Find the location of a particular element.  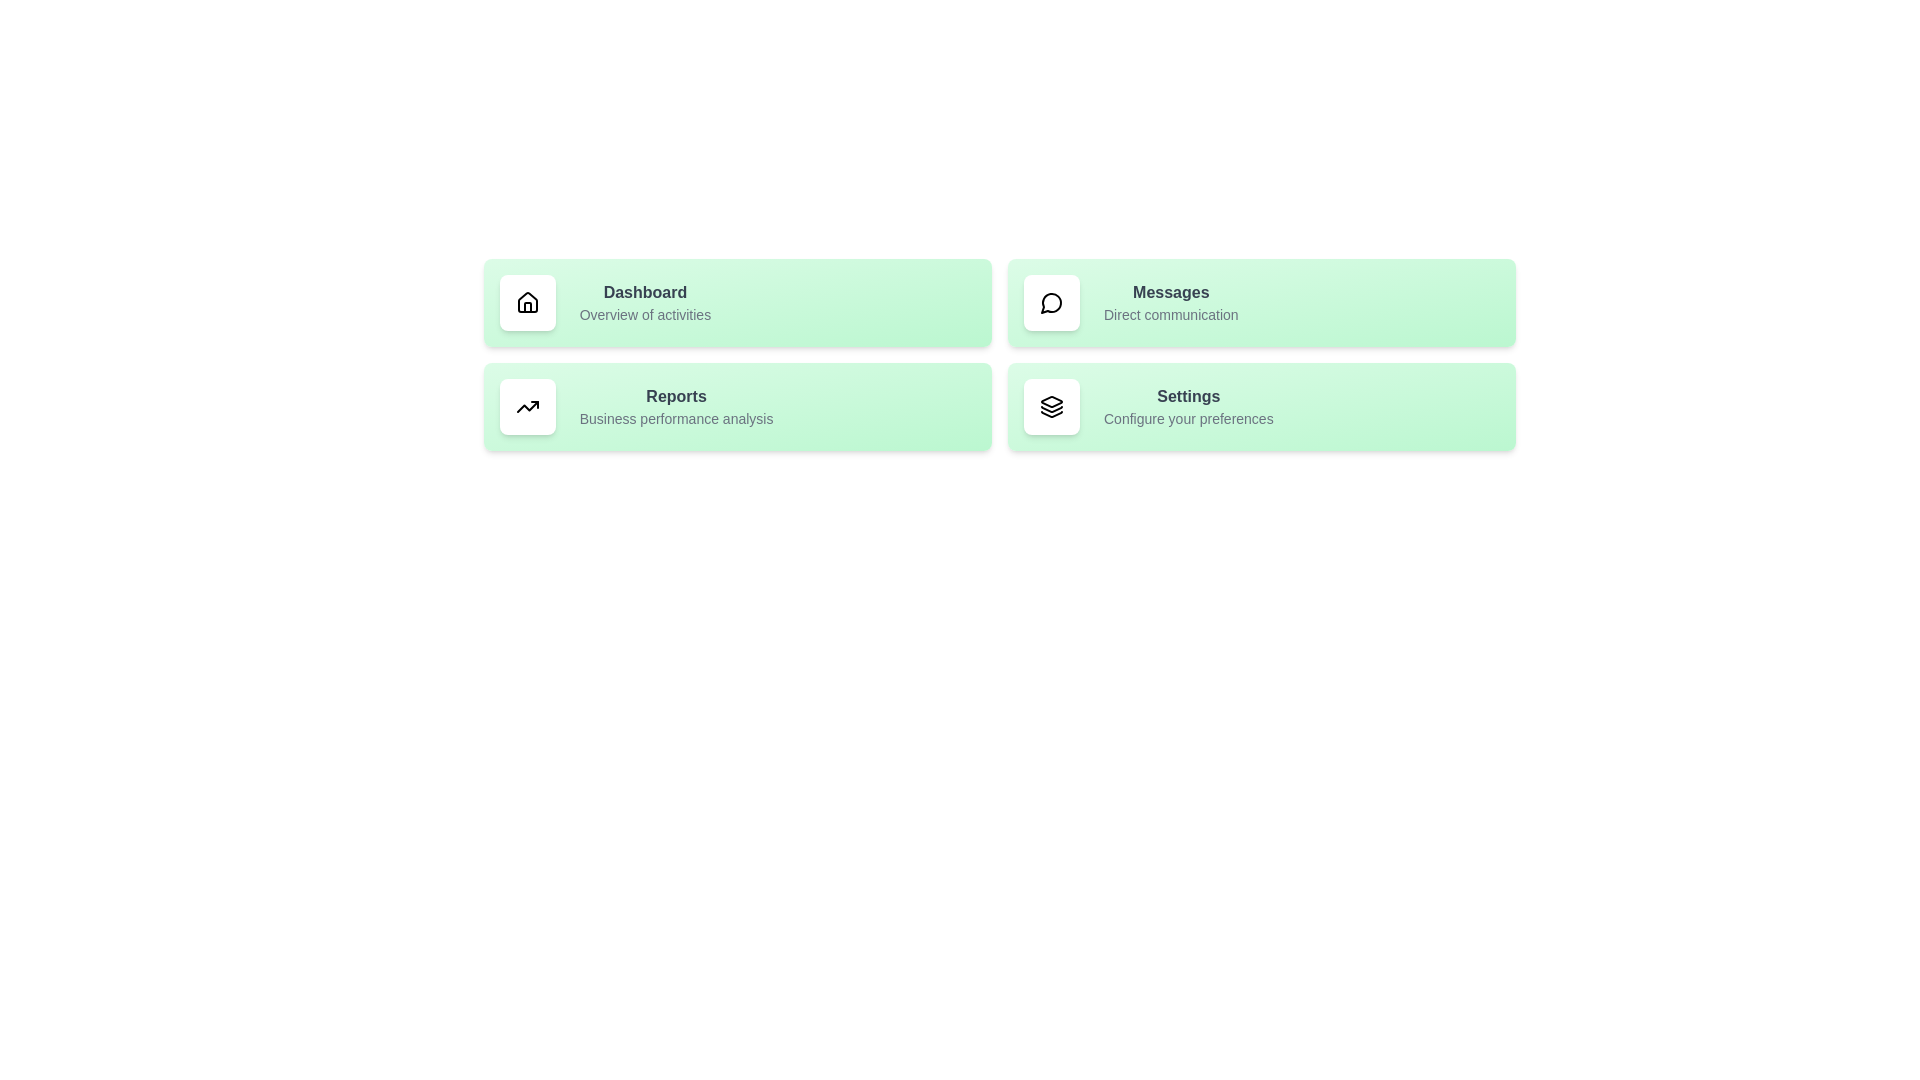

the list item corresponding to Dashboard is located at coordinates (736, 303).